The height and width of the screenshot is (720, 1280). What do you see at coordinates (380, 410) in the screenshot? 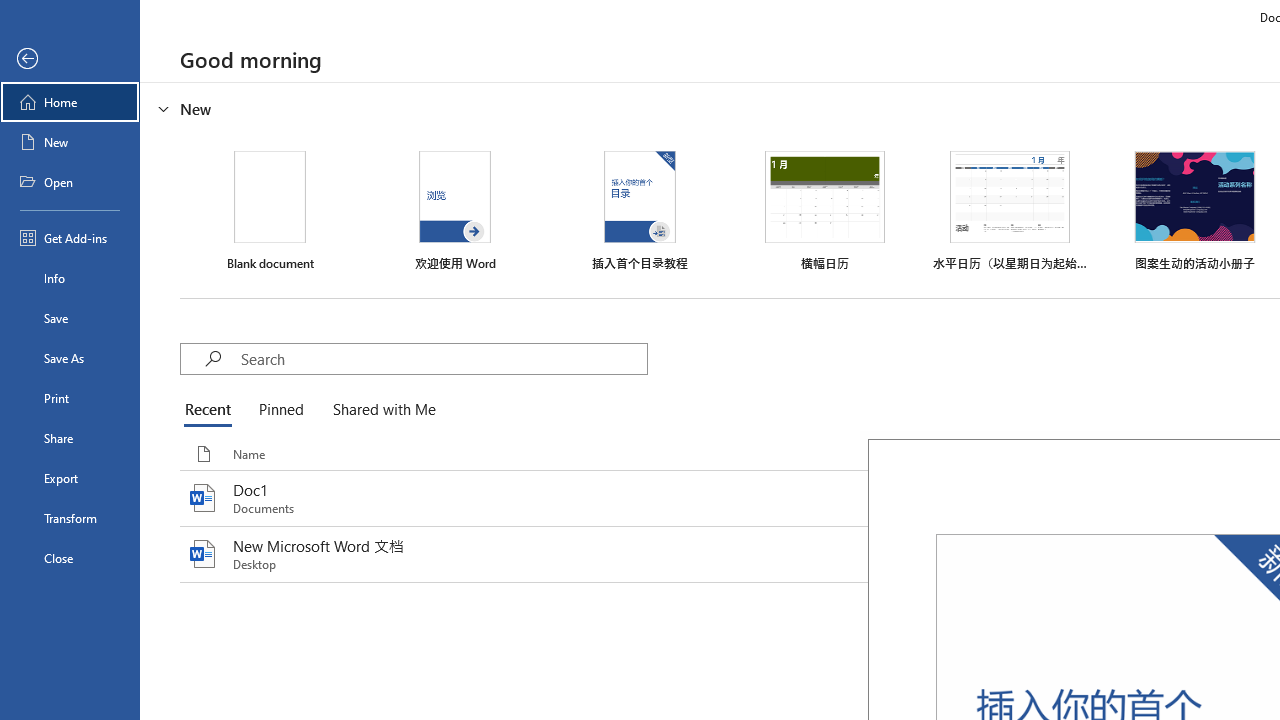
I see `'Shared with Me'` at bounding box center [380, 410].